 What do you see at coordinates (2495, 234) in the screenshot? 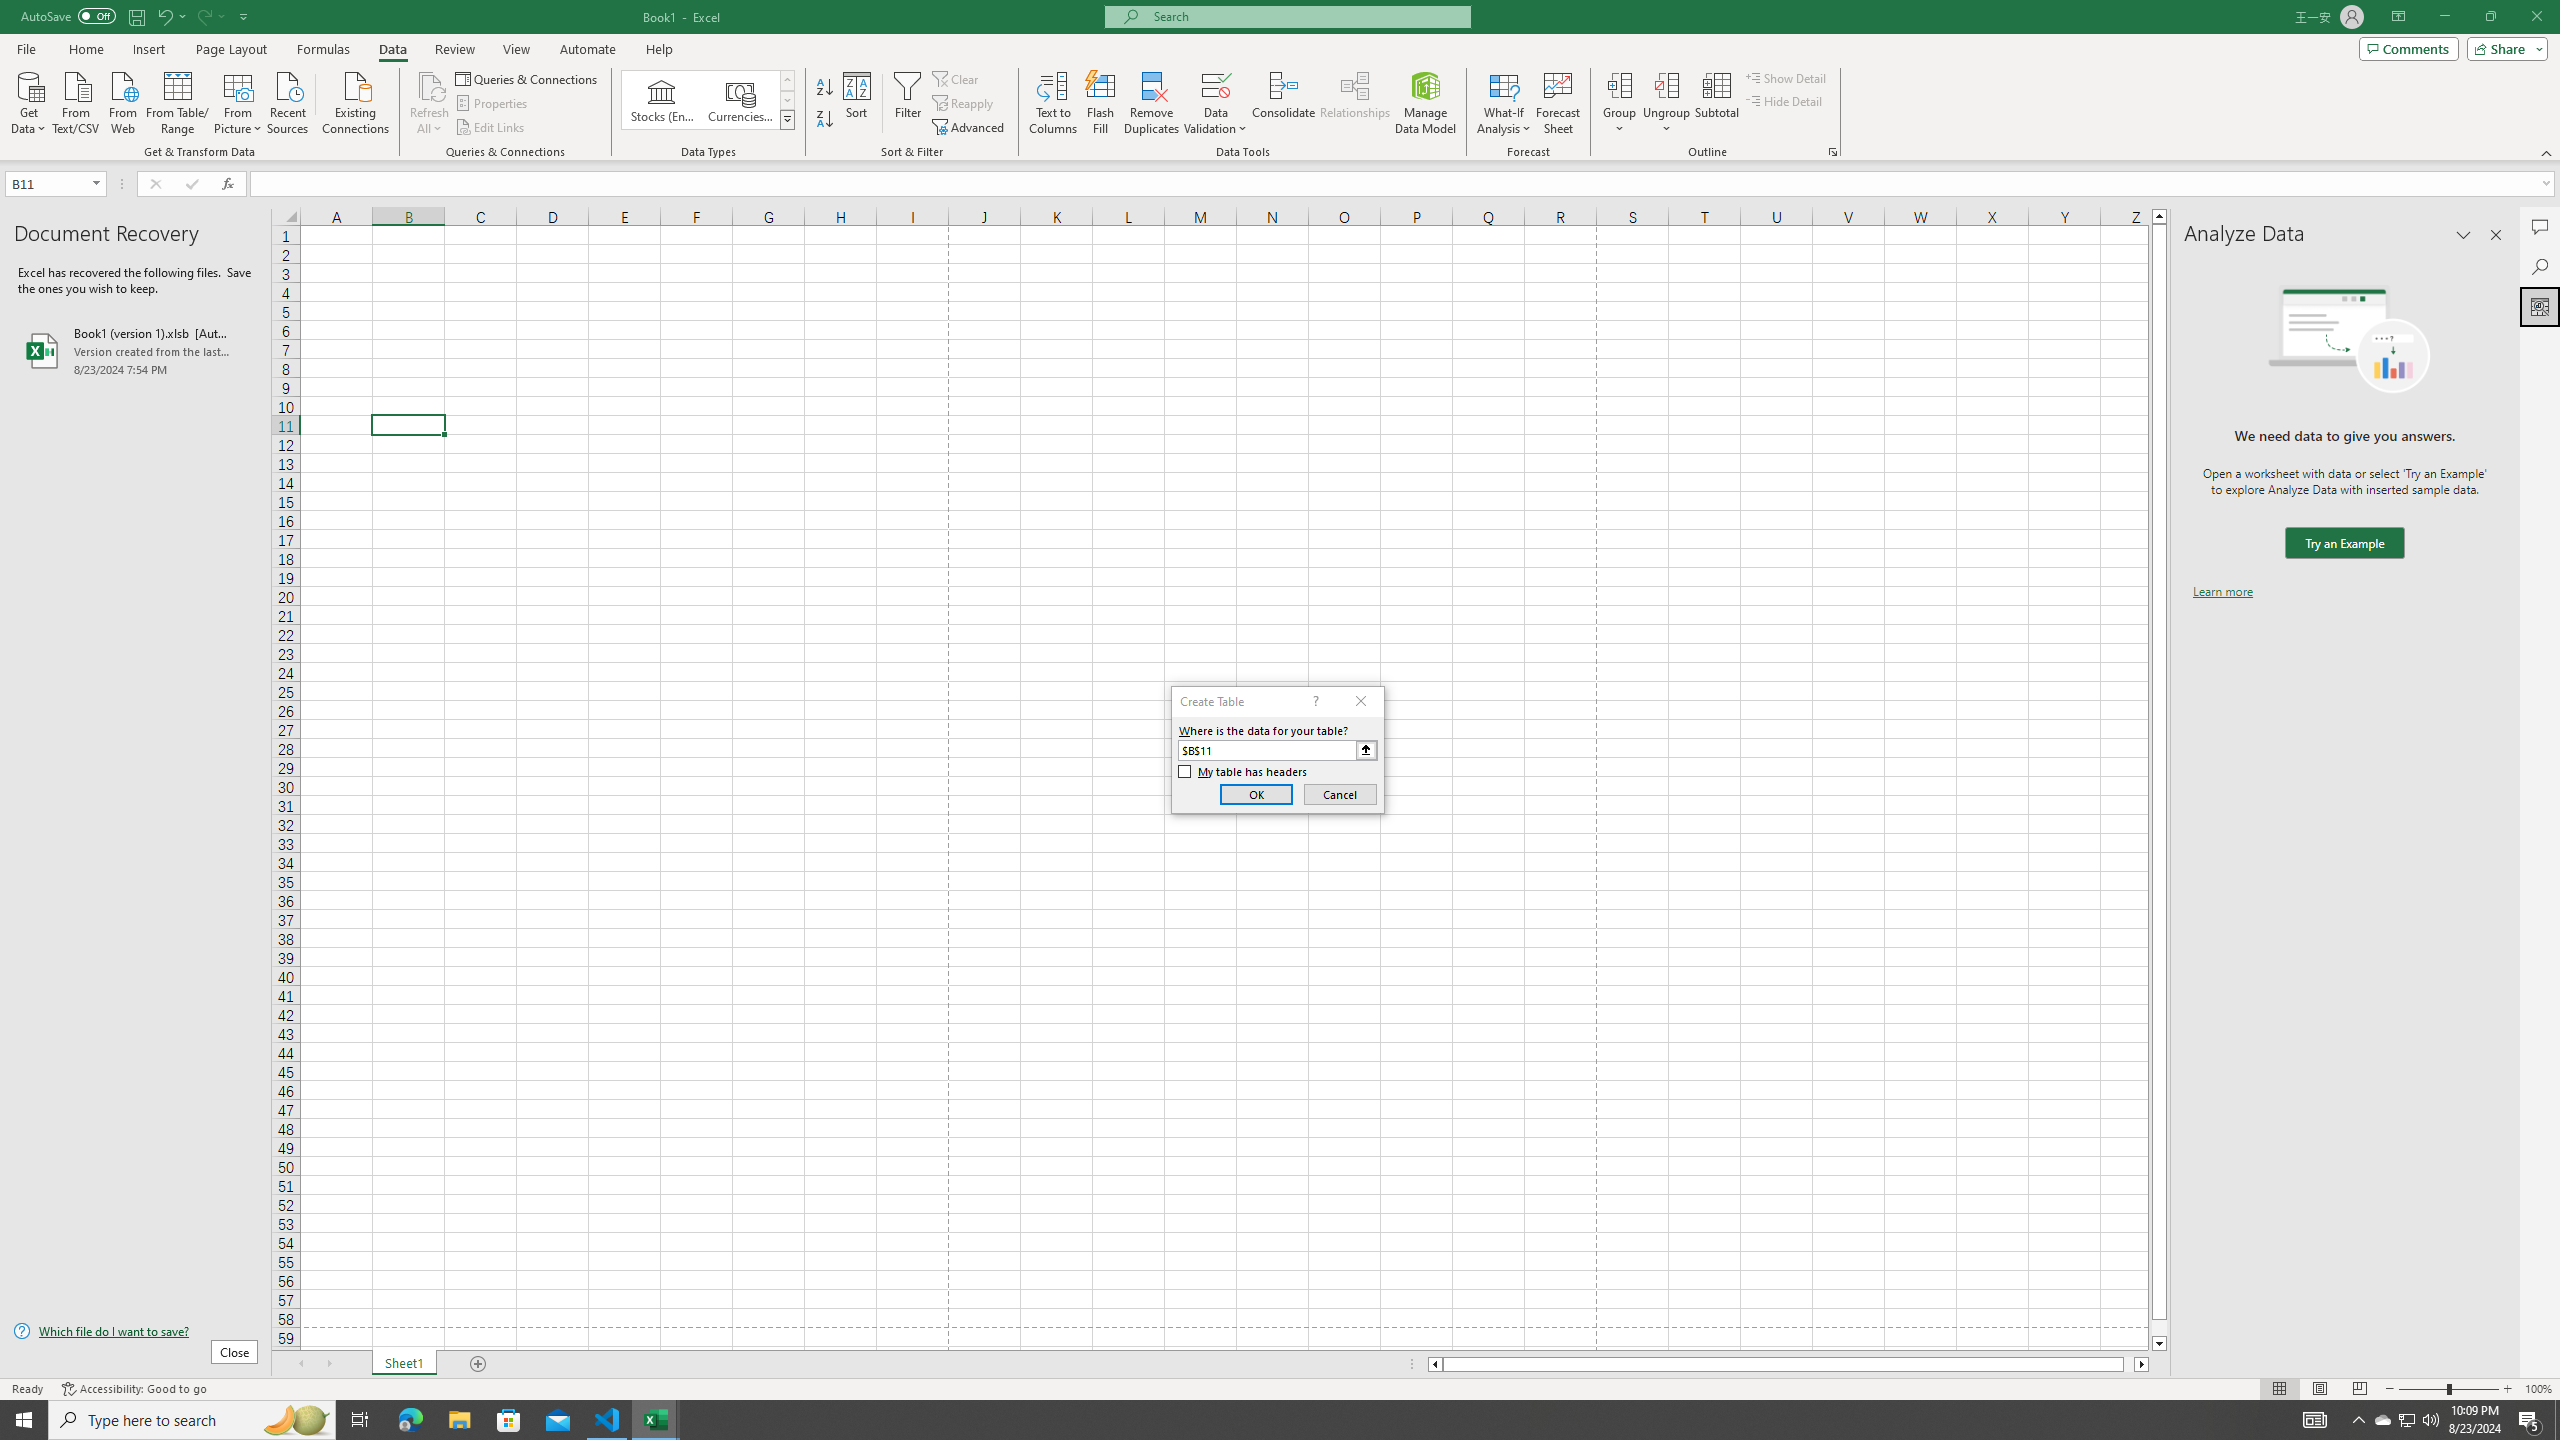
I see `'Close pane'` at bounding box center [2495, 234].